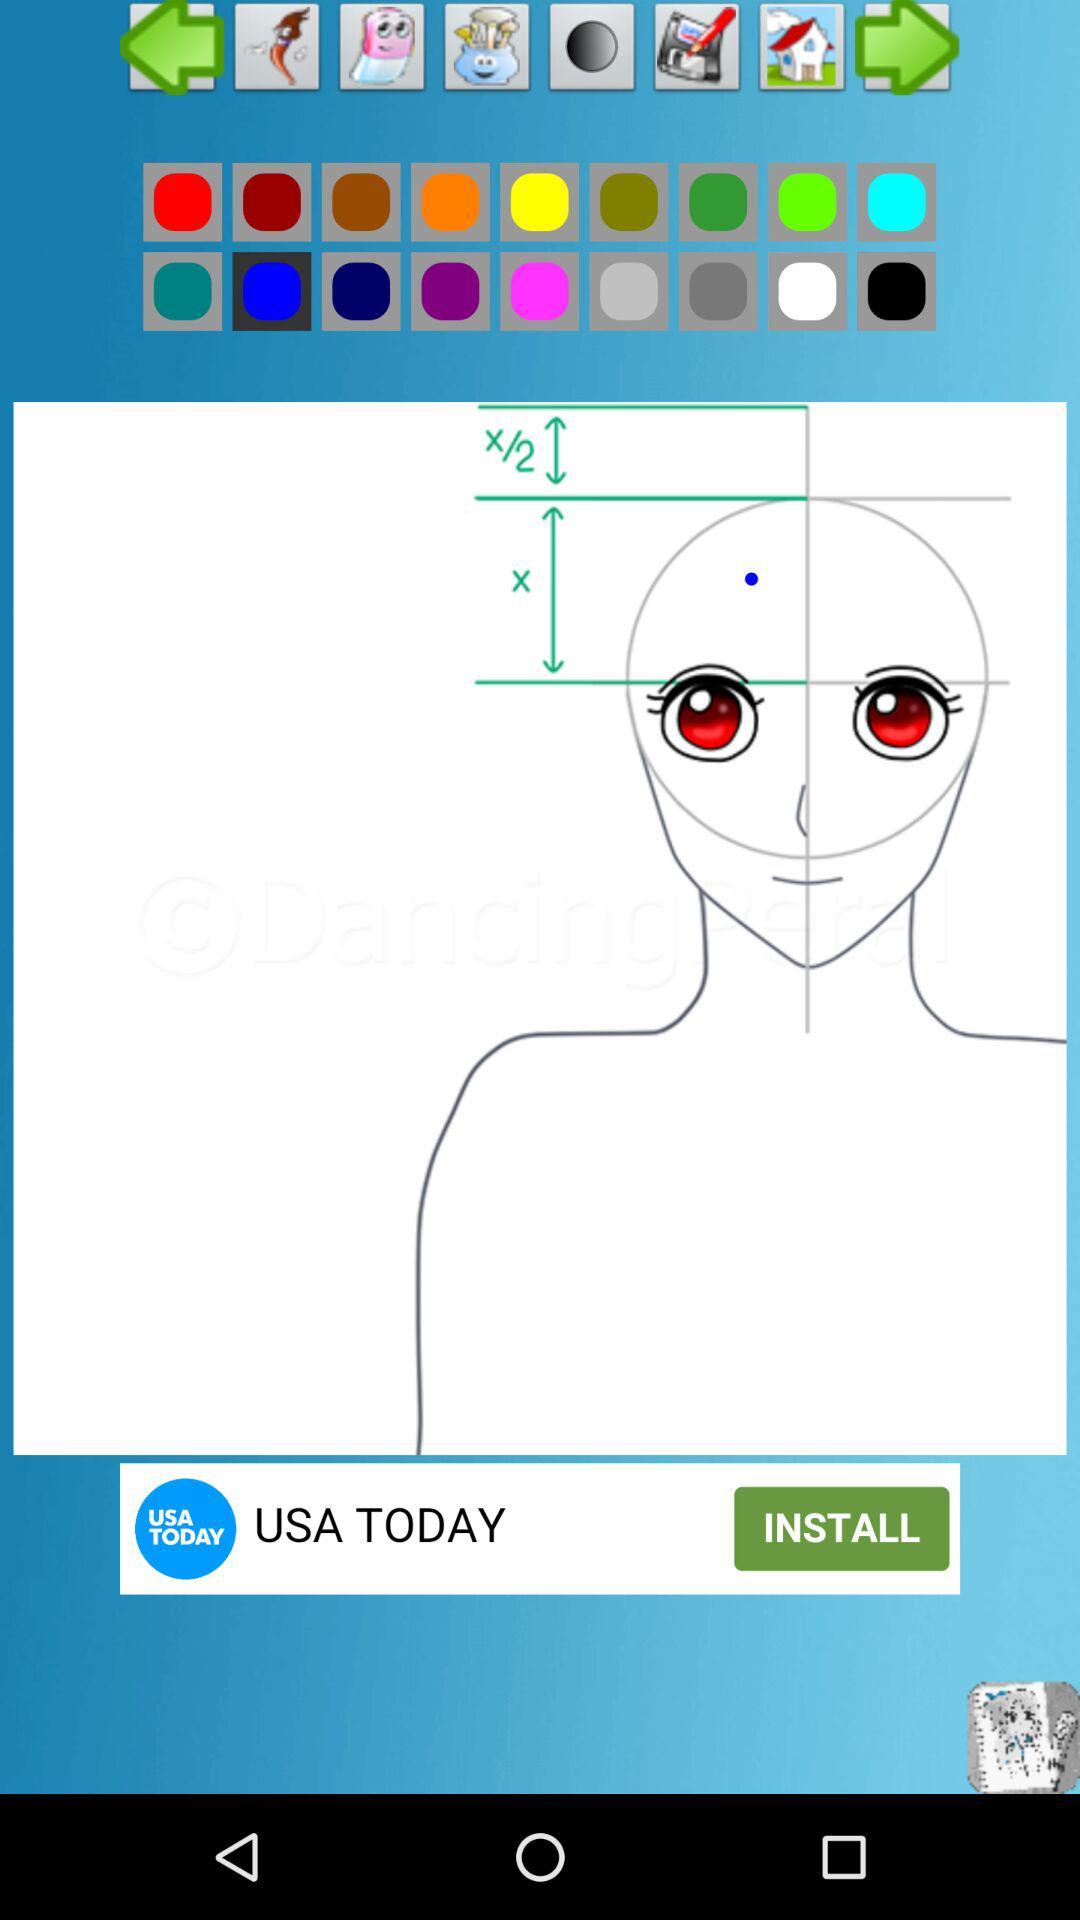  What do you see at coordinates (182, 202) in the screenshot?
I see `go back` at bounding box center [182, 202].